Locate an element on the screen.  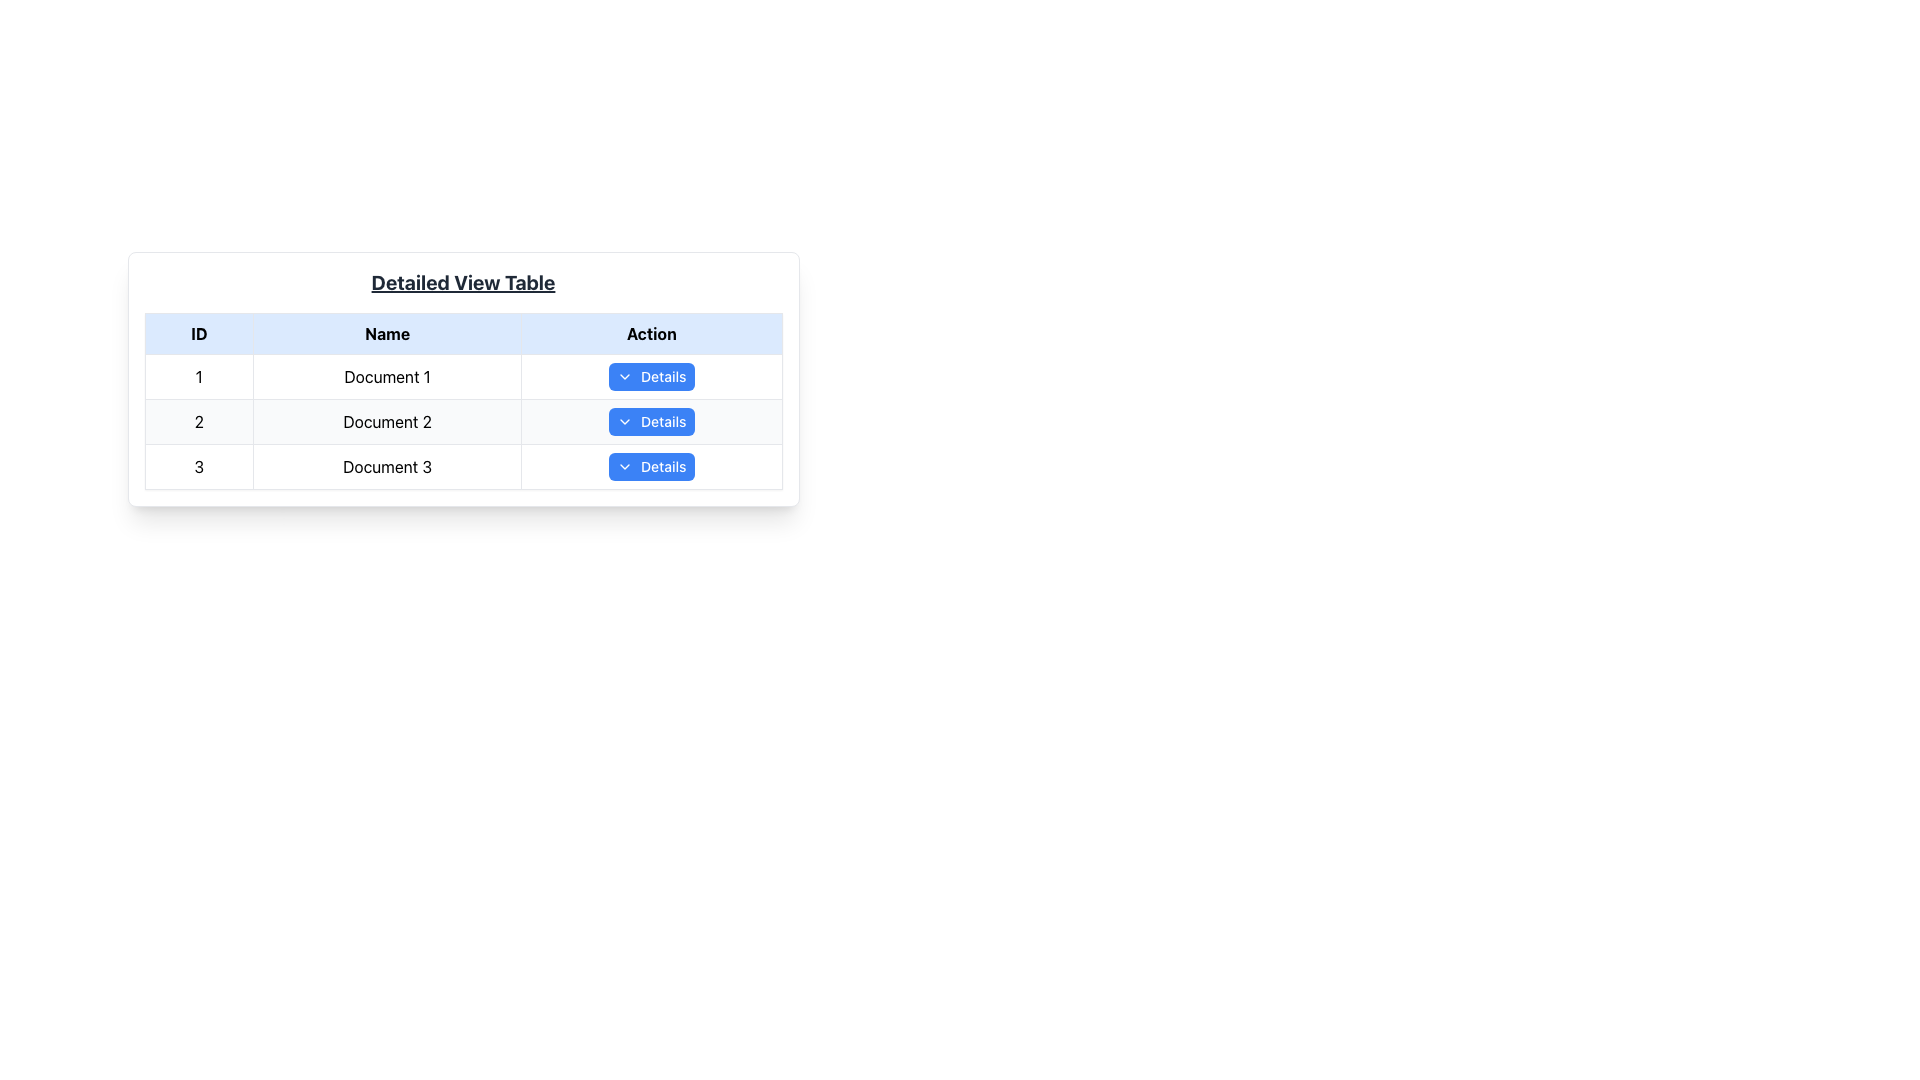
the 'Name' Table Header Cell, which is the second column header in the table, styled in bold black text on a light blue background is located at coordinates (387, 333).